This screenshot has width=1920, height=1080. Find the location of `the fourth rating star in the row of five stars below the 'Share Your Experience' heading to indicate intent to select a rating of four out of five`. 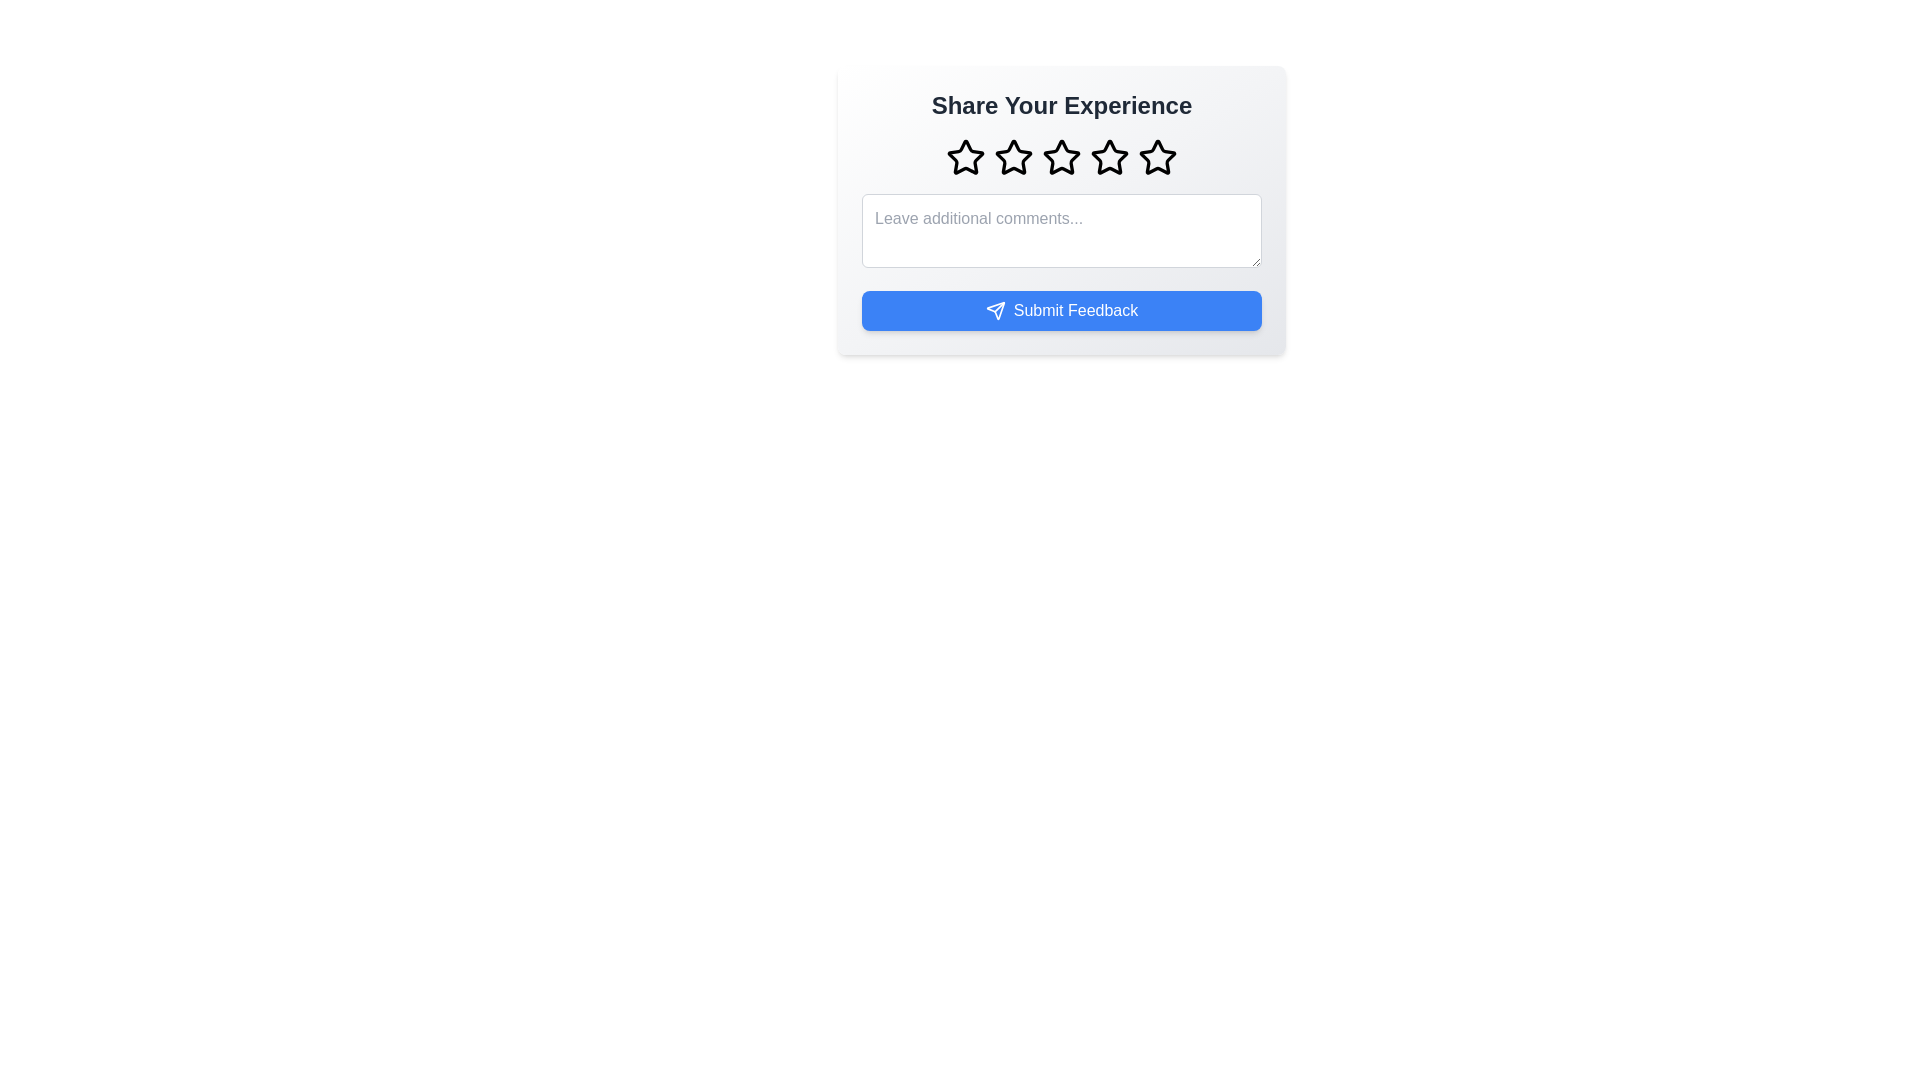

the fourth rating star in the row of five stars below the 'Share Your Experience' heading to indicate intent to select a rating of four out of five is located at coordinates (1108, 157).